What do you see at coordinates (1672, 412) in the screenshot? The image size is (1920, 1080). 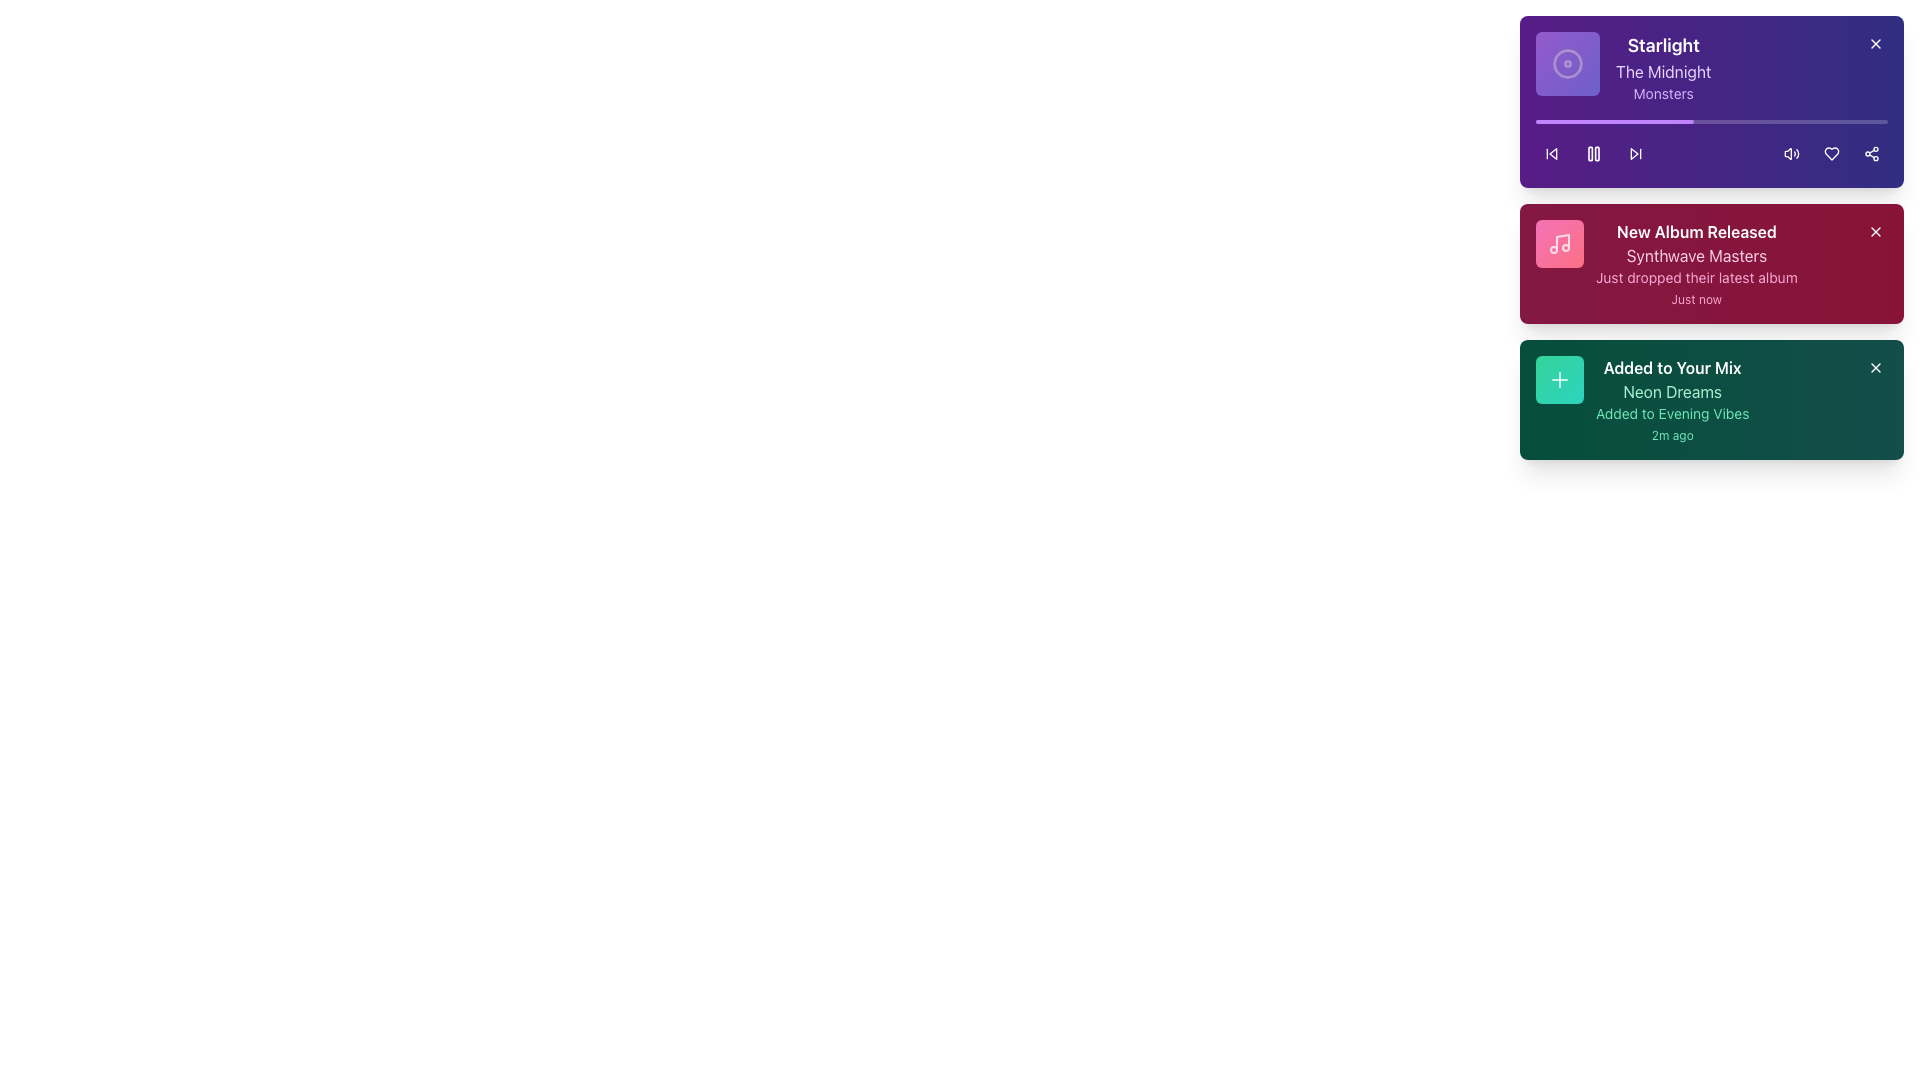 I see `the Text label that provides feedback about adding music to the 'Evening Vibes' playlist, located below 'Neon Dreams' and above '2m ago' within a notification card` at bounding box center [1672, 412].